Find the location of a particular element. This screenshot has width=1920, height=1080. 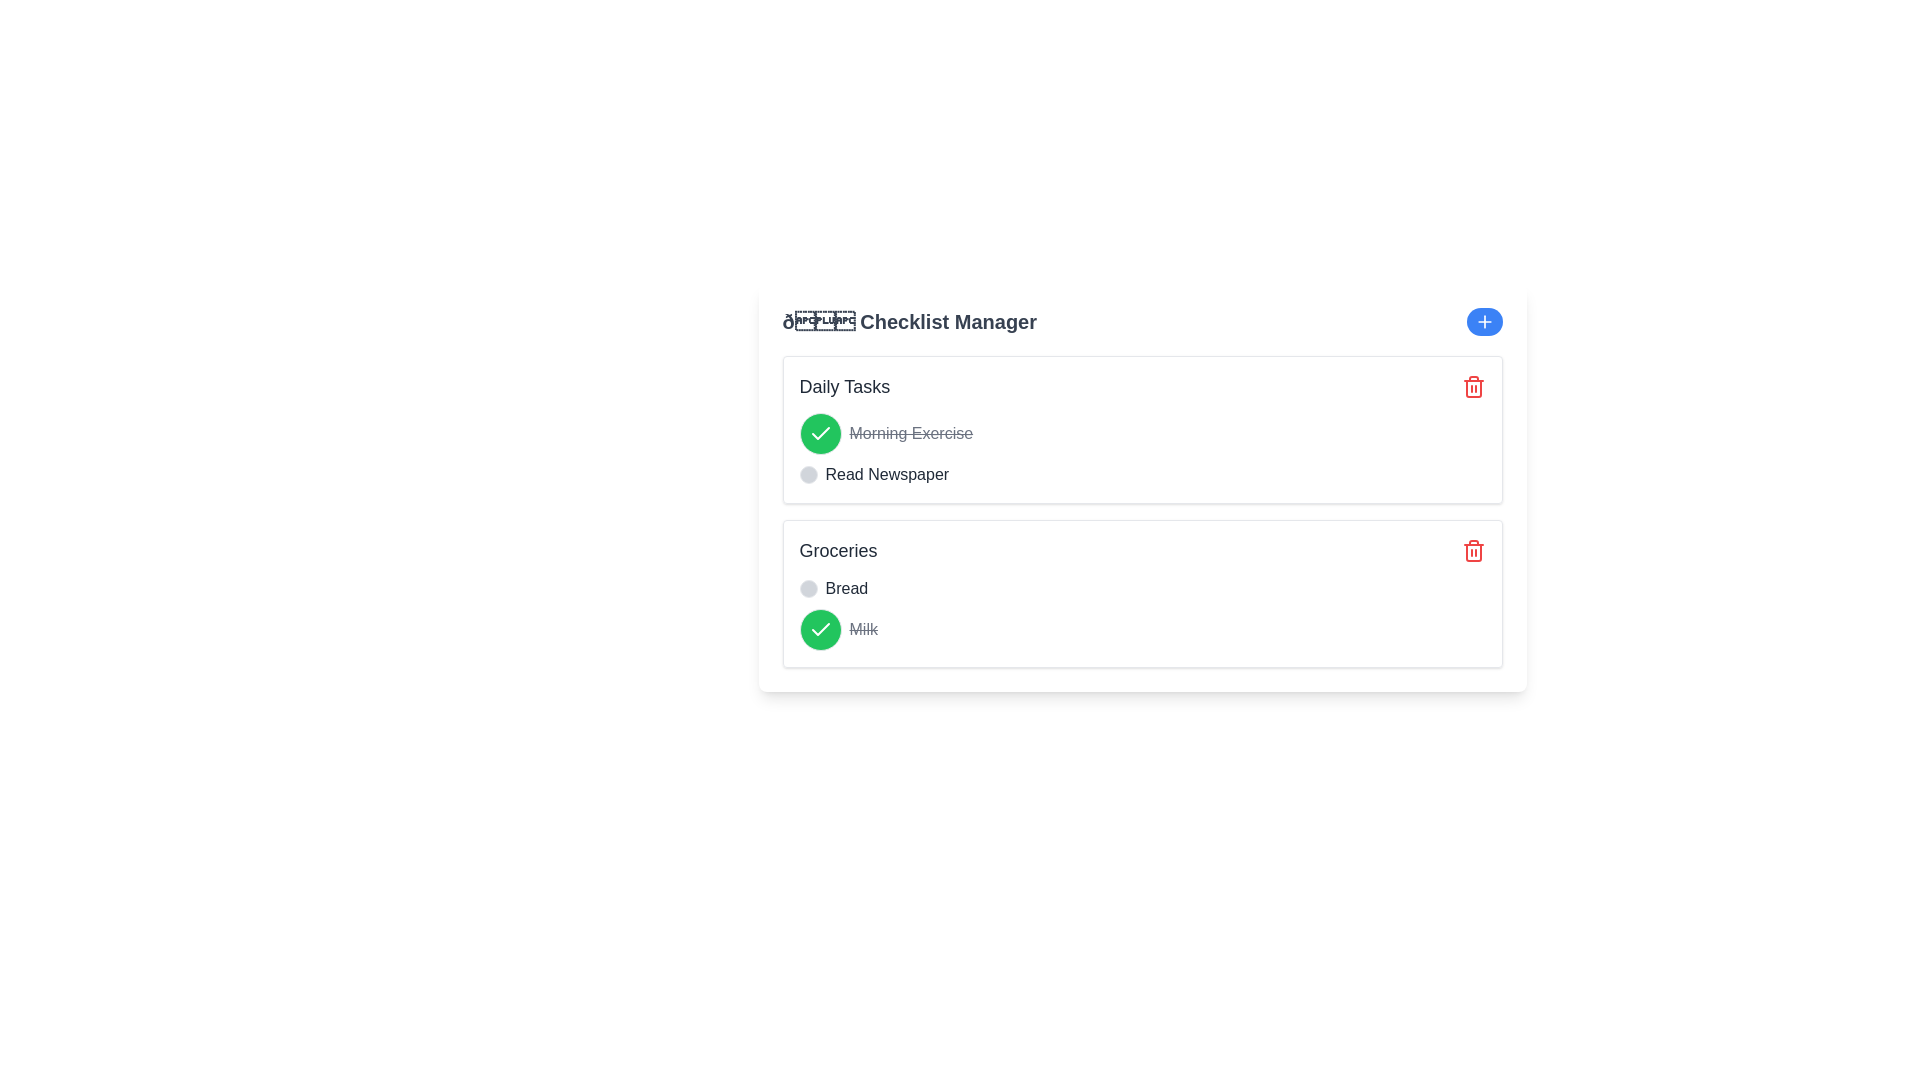

the List Item labeled 'Read Newspaper' located under the 'Daily Tasks' section is located at coordinates (1142, 474).